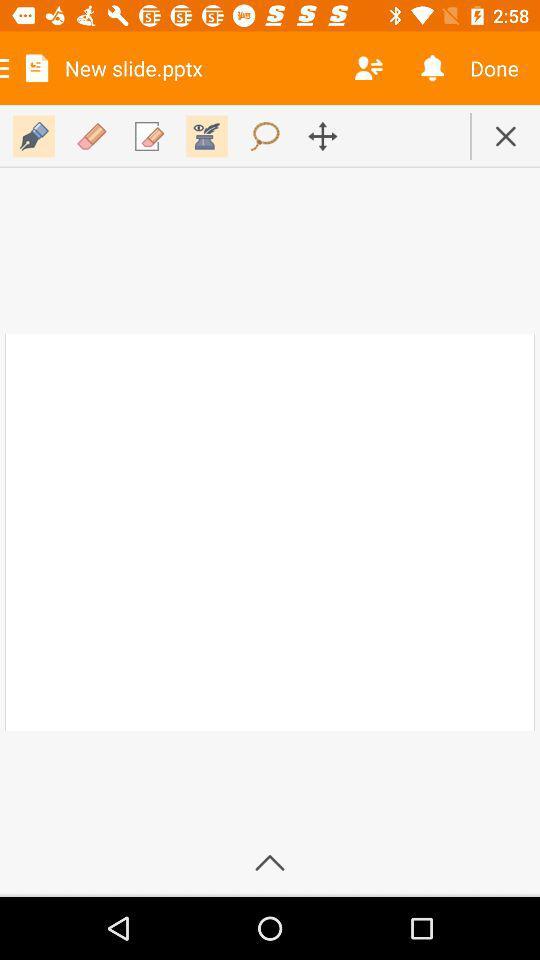  What do you see at coordinates (90, 135) in the screenshot?
I see `the edit icon` at bounding box center [90, 135].